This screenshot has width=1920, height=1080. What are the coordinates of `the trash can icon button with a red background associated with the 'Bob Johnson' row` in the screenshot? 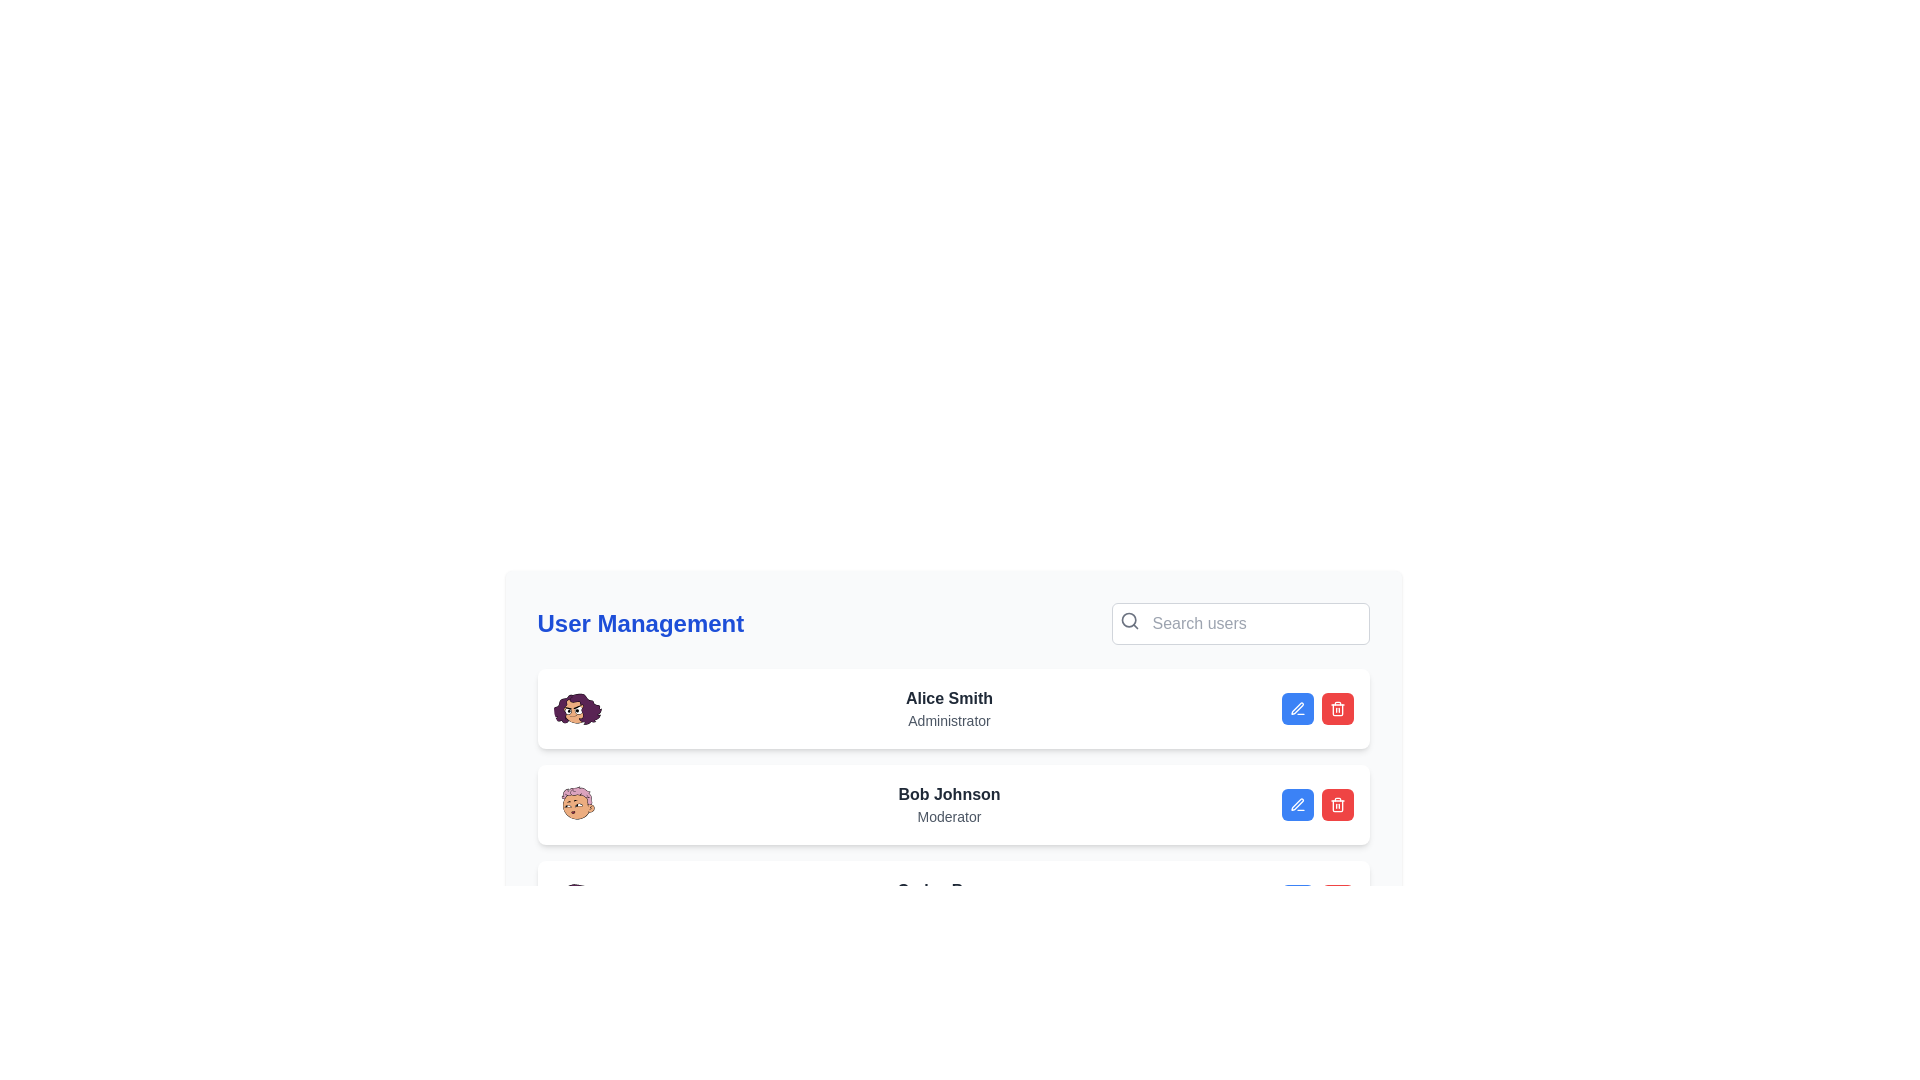 It's located at (1337, 708).